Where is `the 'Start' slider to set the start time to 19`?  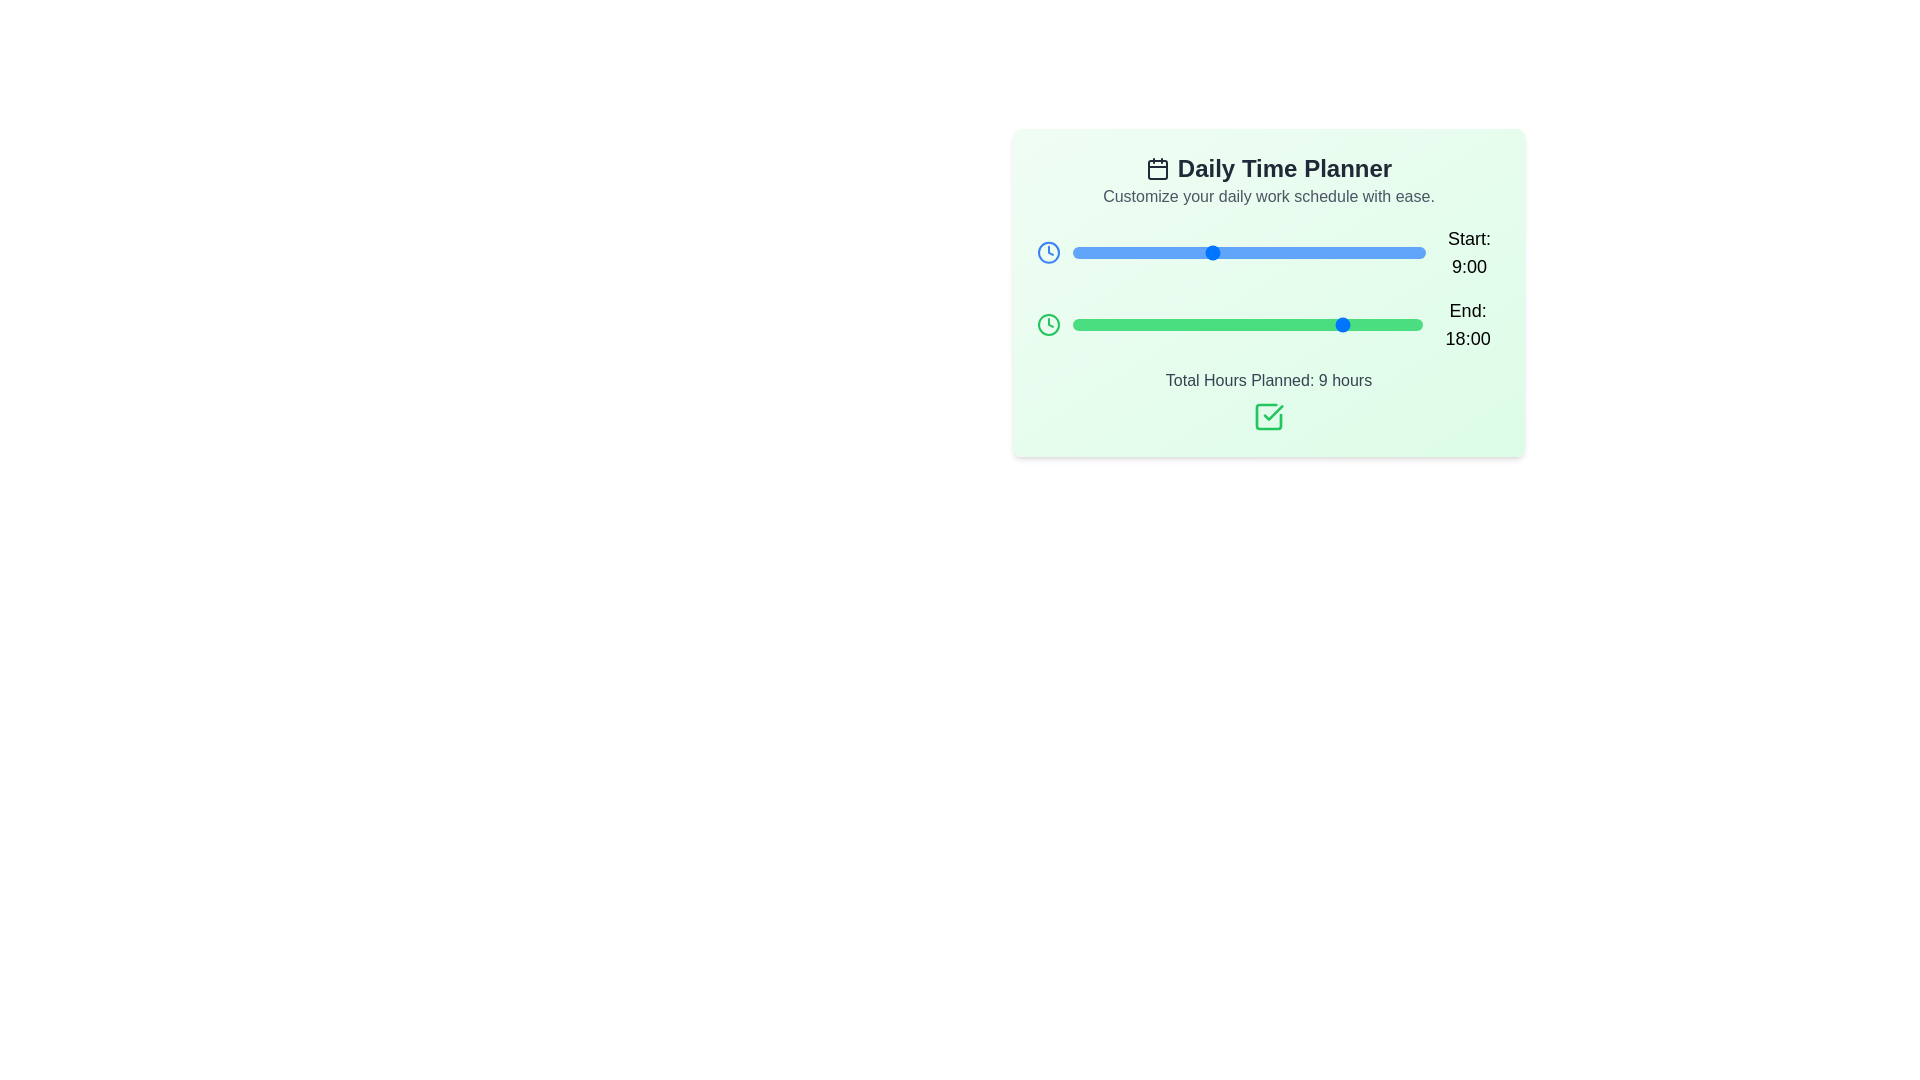
the 'Start' slider to set the start time to 19 is located at coordinates (1363, 252).